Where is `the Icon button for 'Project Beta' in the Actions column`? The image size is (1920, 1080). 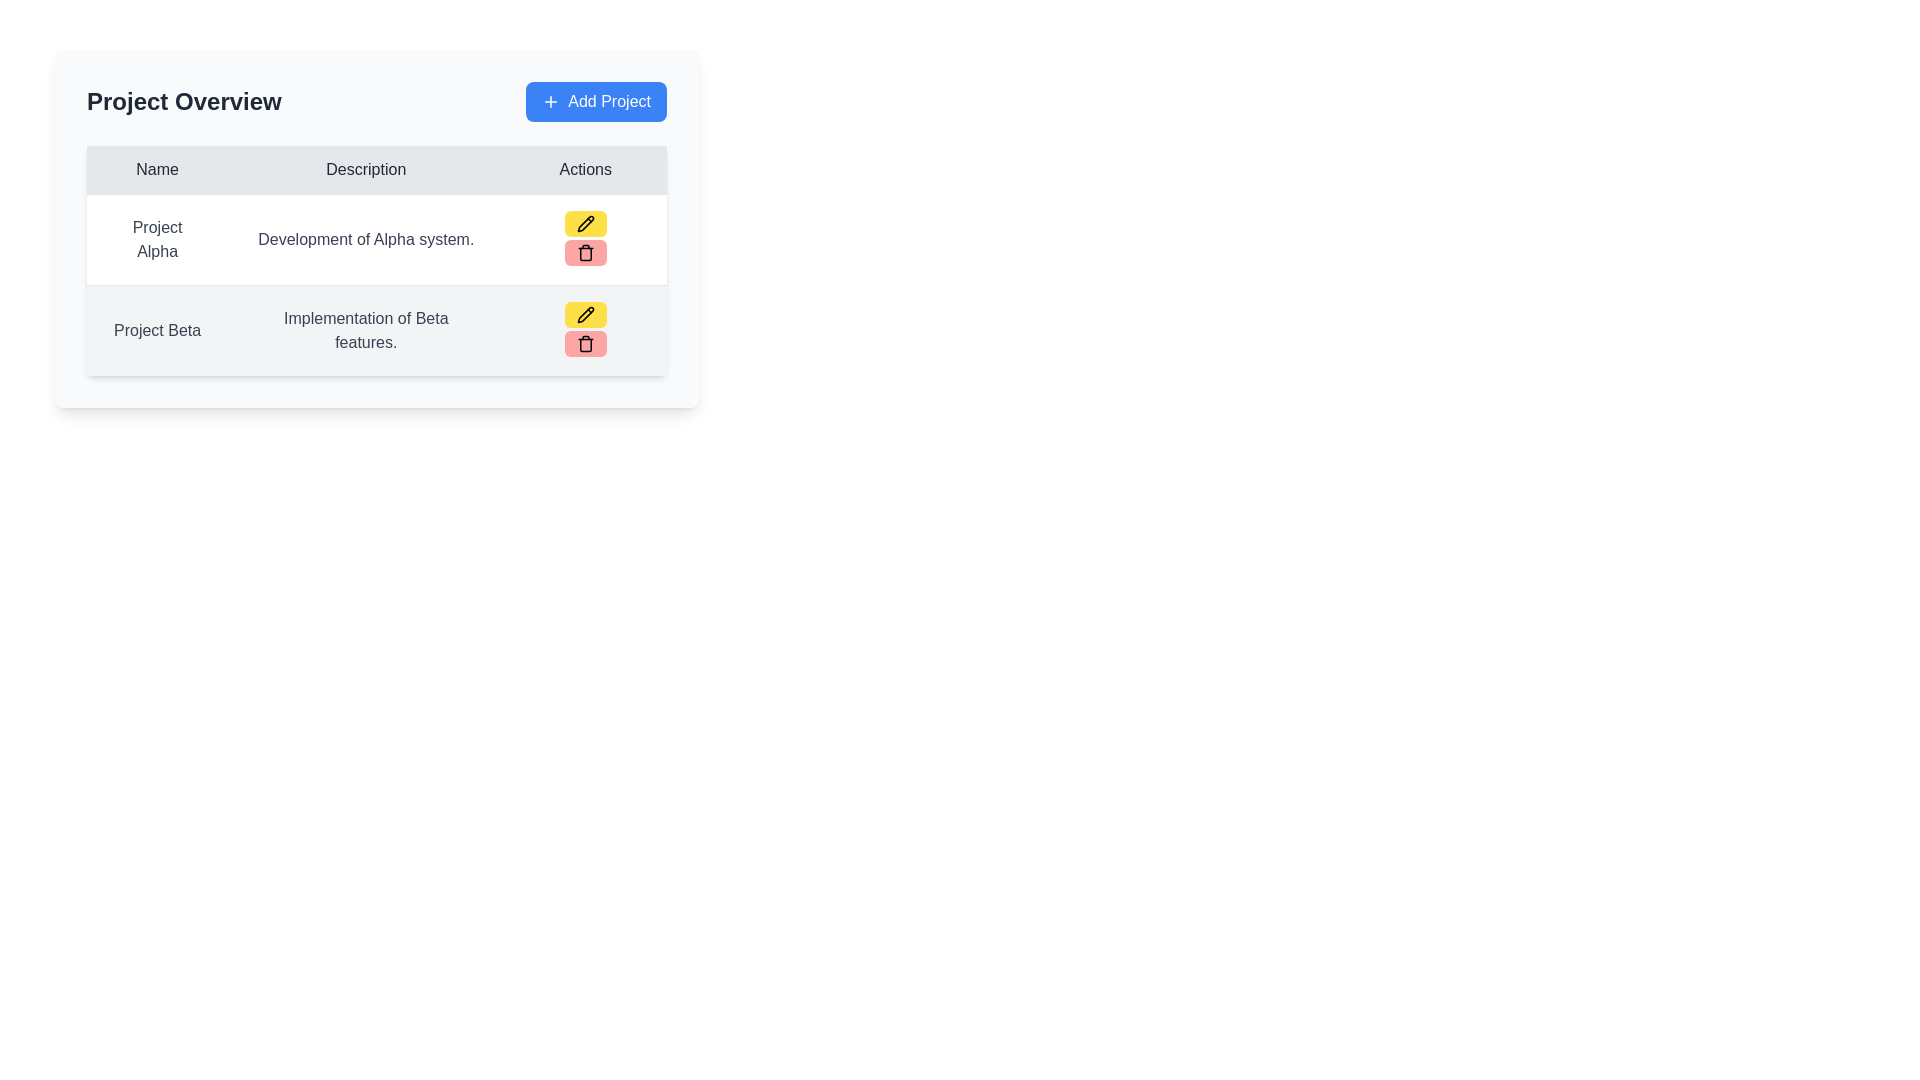 the Icon button for 'Project Beta' in the Actions column is located at coordinates (584, 342).